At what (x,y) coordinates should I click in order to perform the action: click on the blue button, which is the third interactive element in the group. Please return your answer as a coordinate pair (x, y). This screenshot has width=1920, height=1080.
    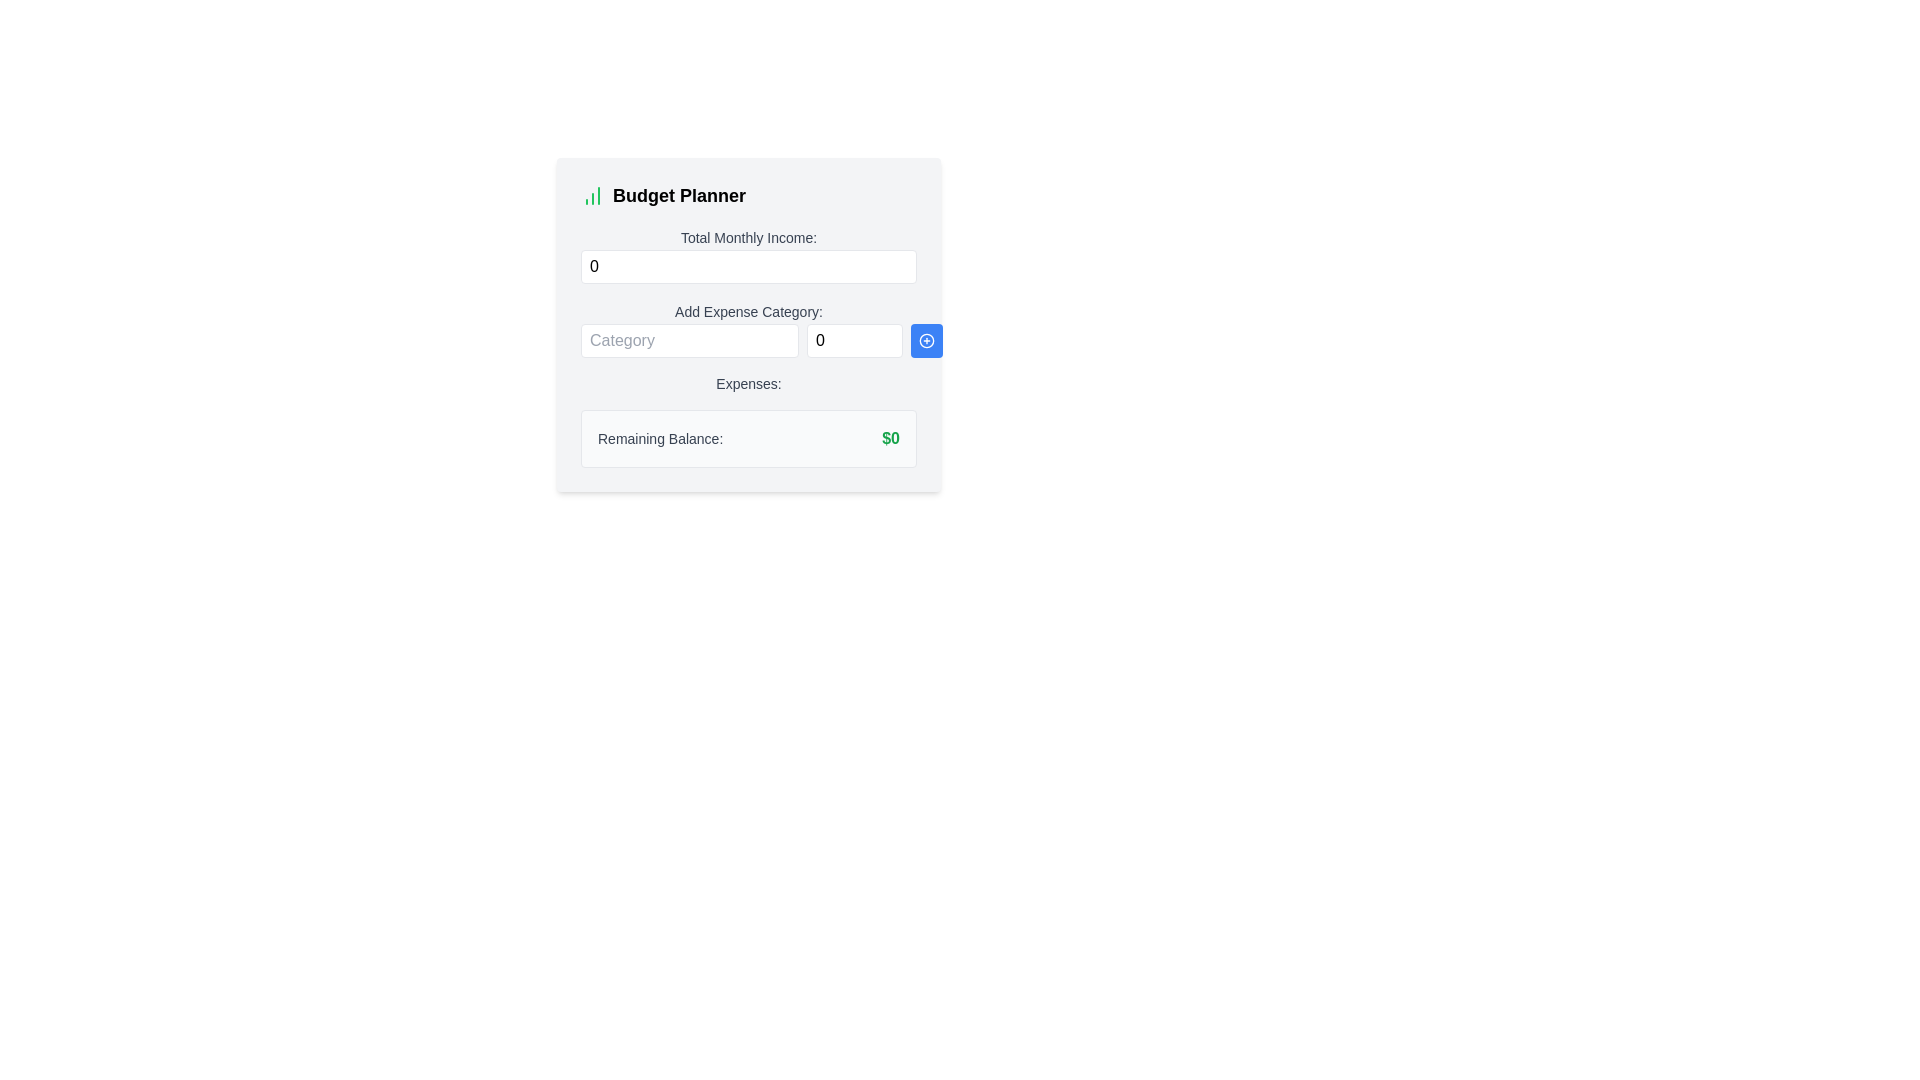
    Looking at the image, I should click on (925, 339).